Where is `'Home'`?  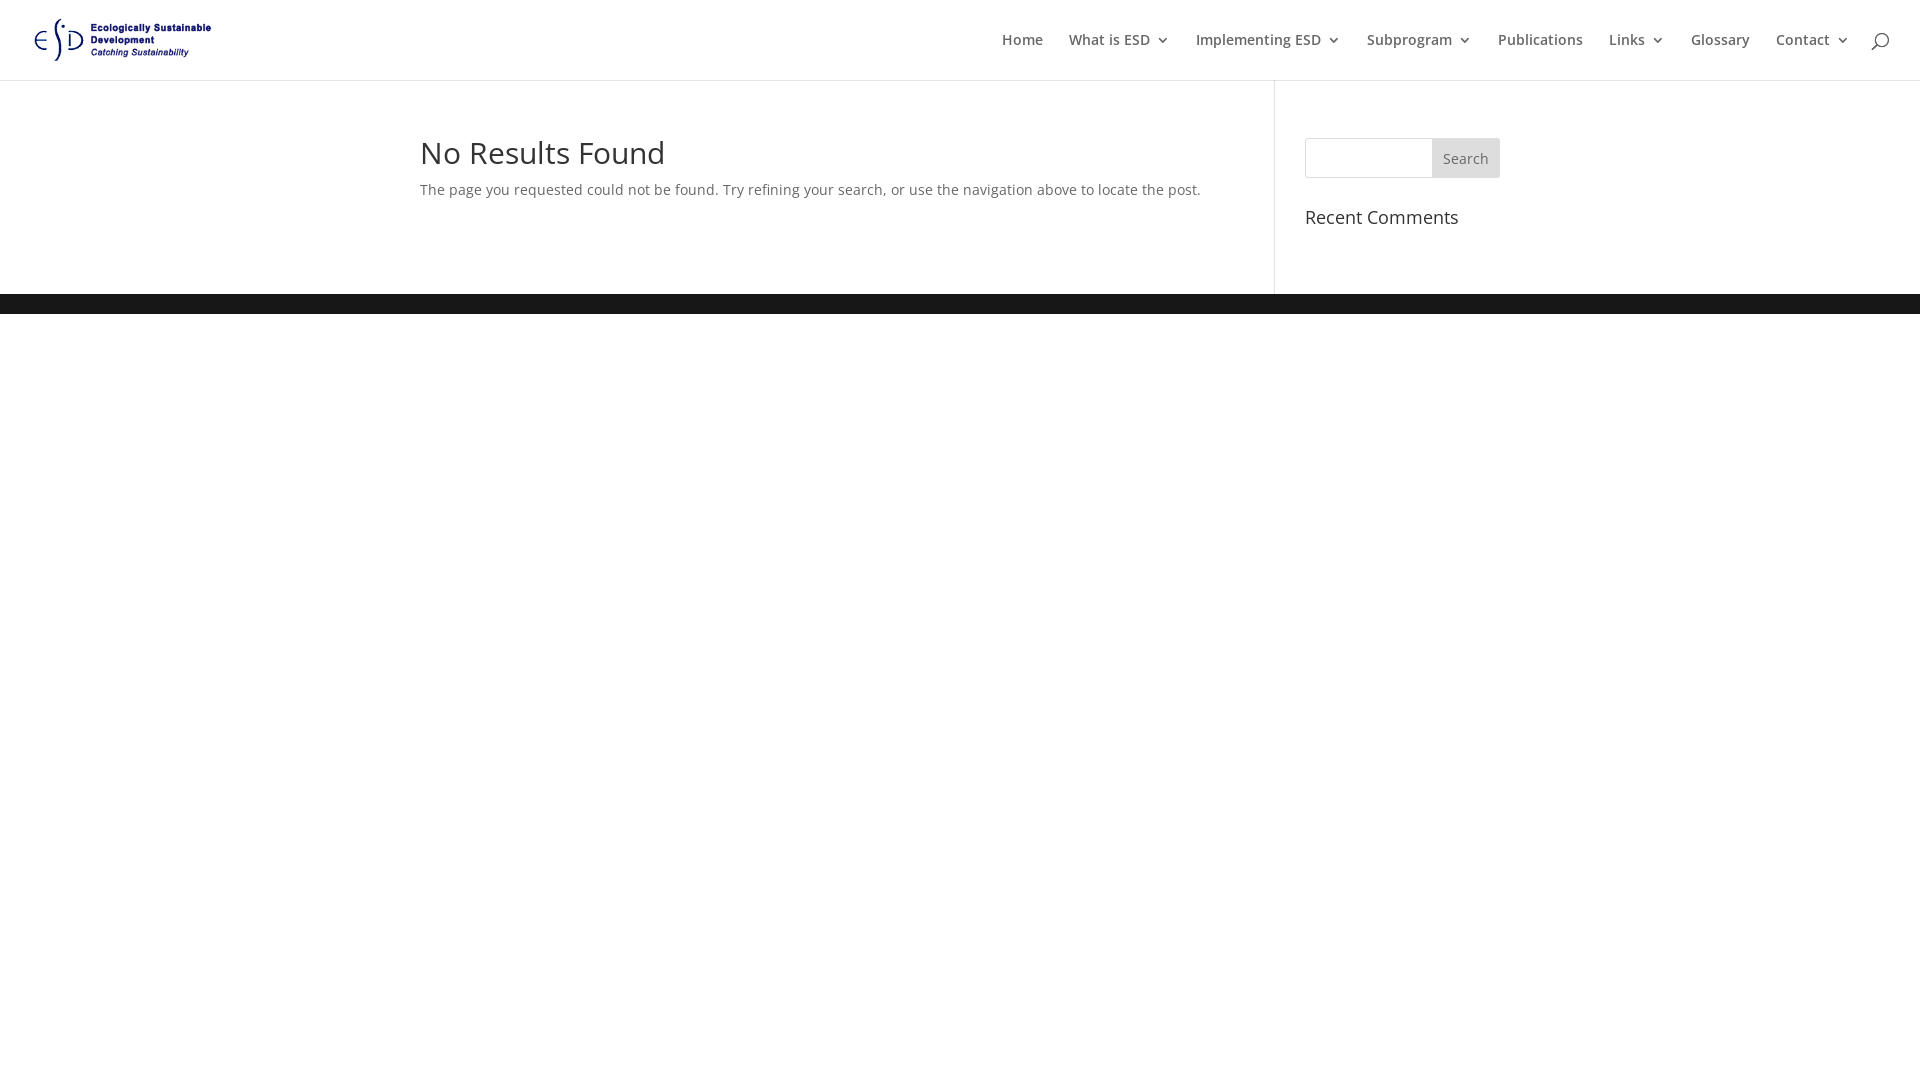 'Home' is located at coordinates (1022, 55).